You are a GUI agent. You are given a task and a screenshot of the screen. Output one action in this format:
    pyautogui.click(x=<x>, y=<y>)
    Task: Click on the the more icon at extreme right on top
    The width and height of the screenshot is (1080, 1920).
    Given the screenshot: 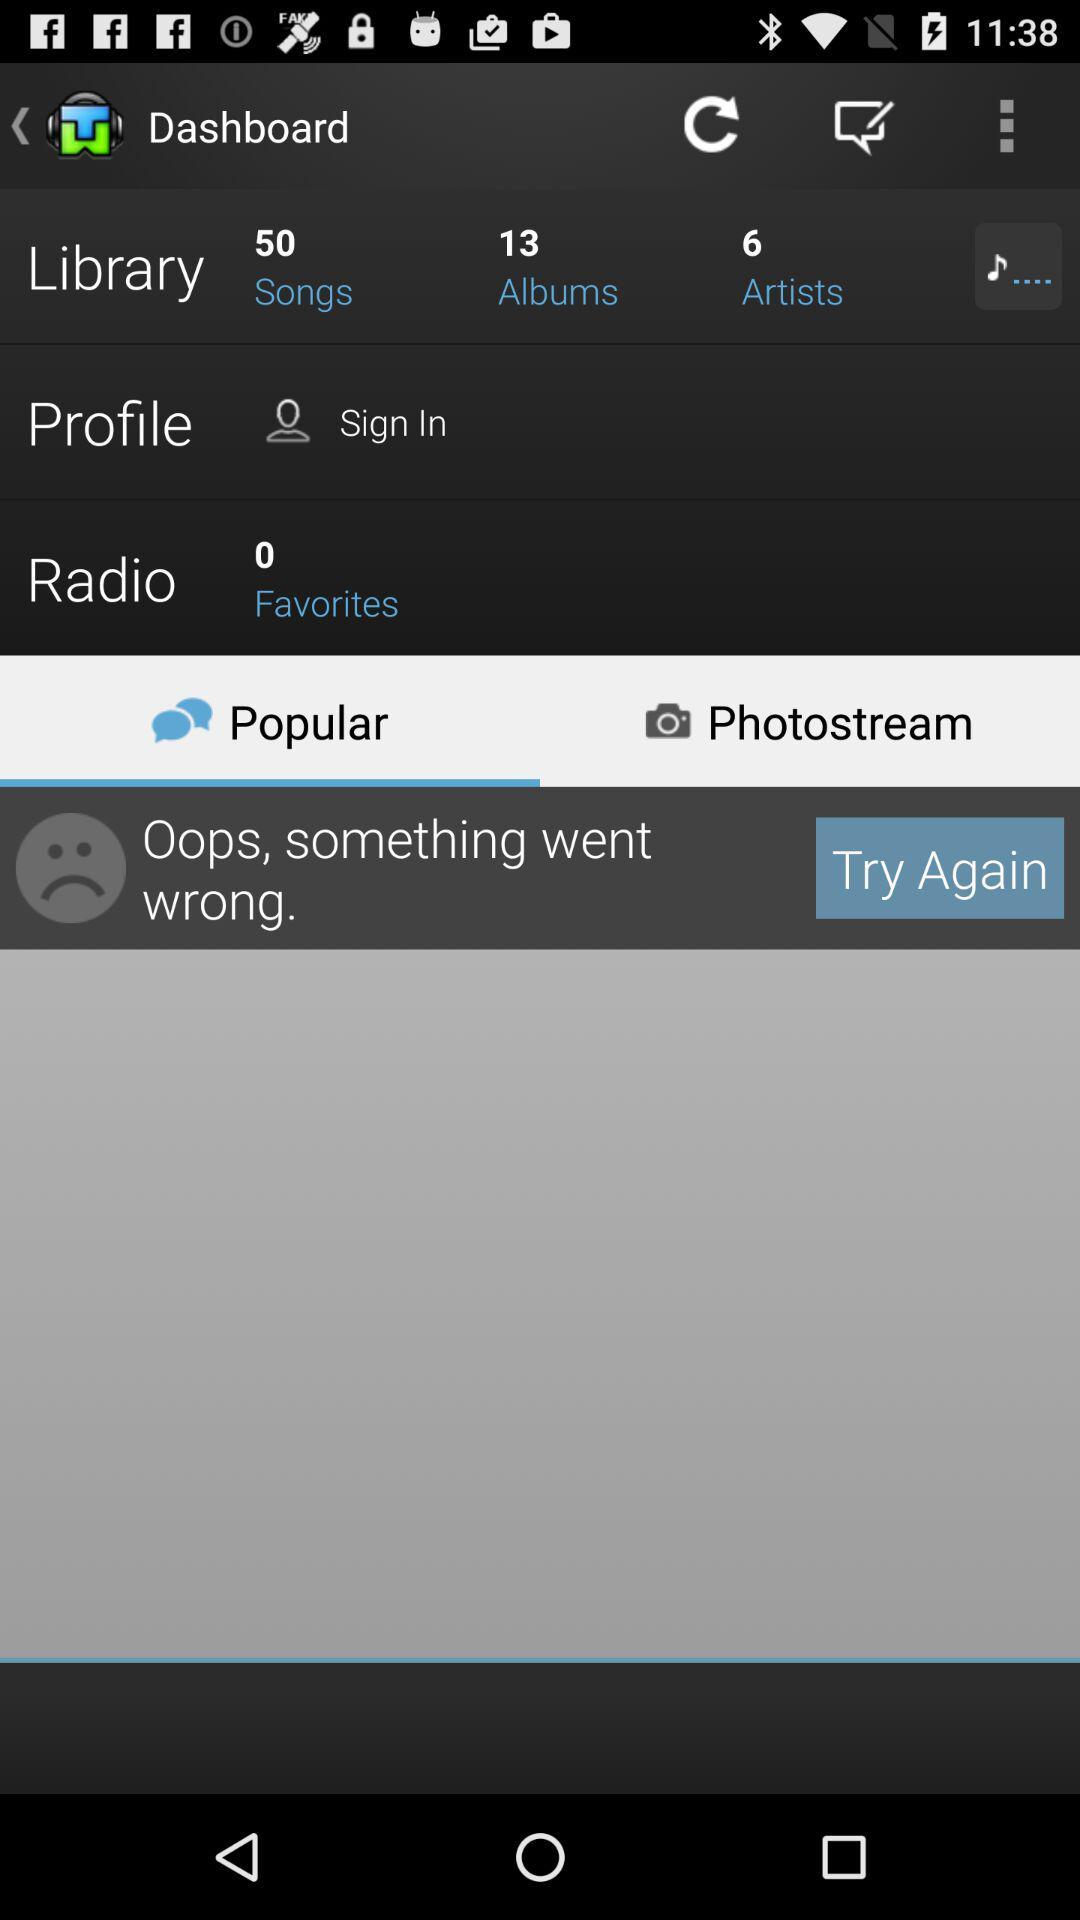 What is the action you would take?
    pyautogui.click(x=1006, y=124)
    